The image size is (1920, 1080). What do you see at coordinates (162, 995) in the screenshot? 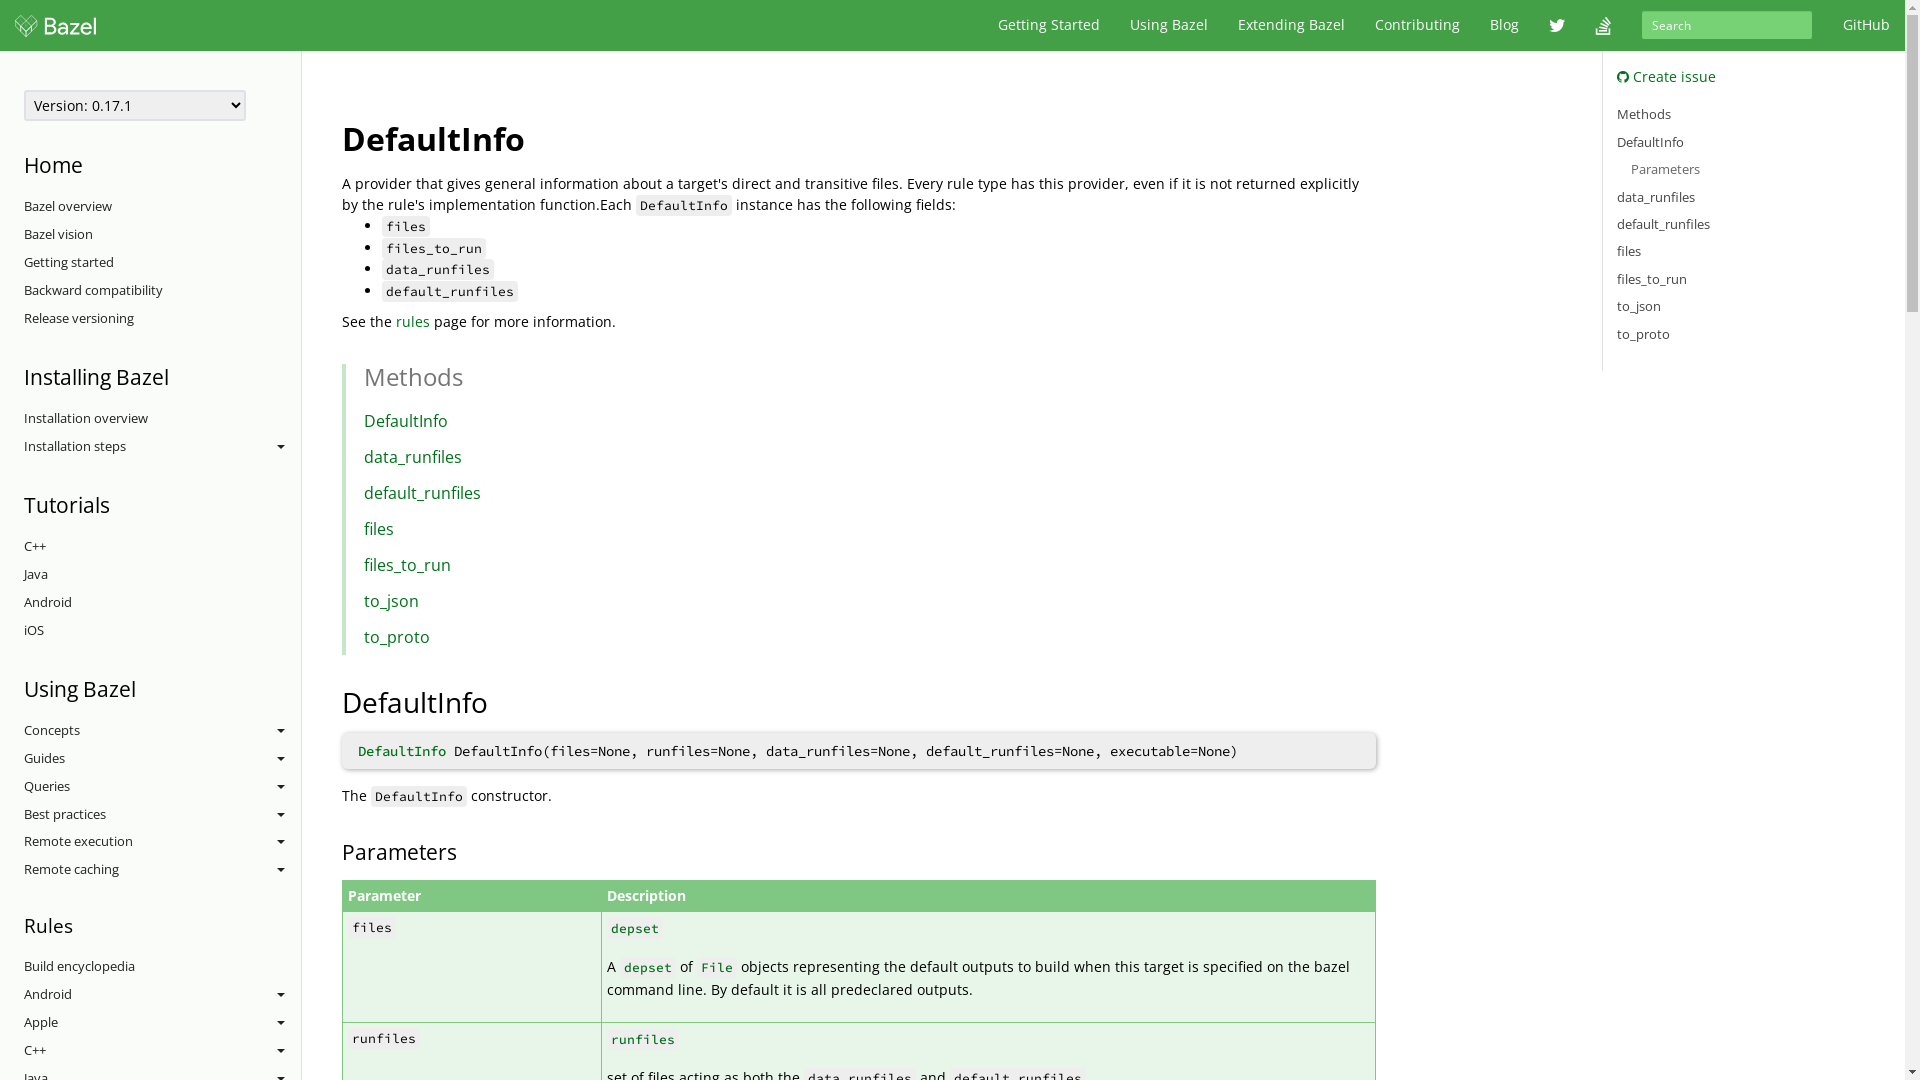
I see `'Android'` at bounding box center [162, 995].